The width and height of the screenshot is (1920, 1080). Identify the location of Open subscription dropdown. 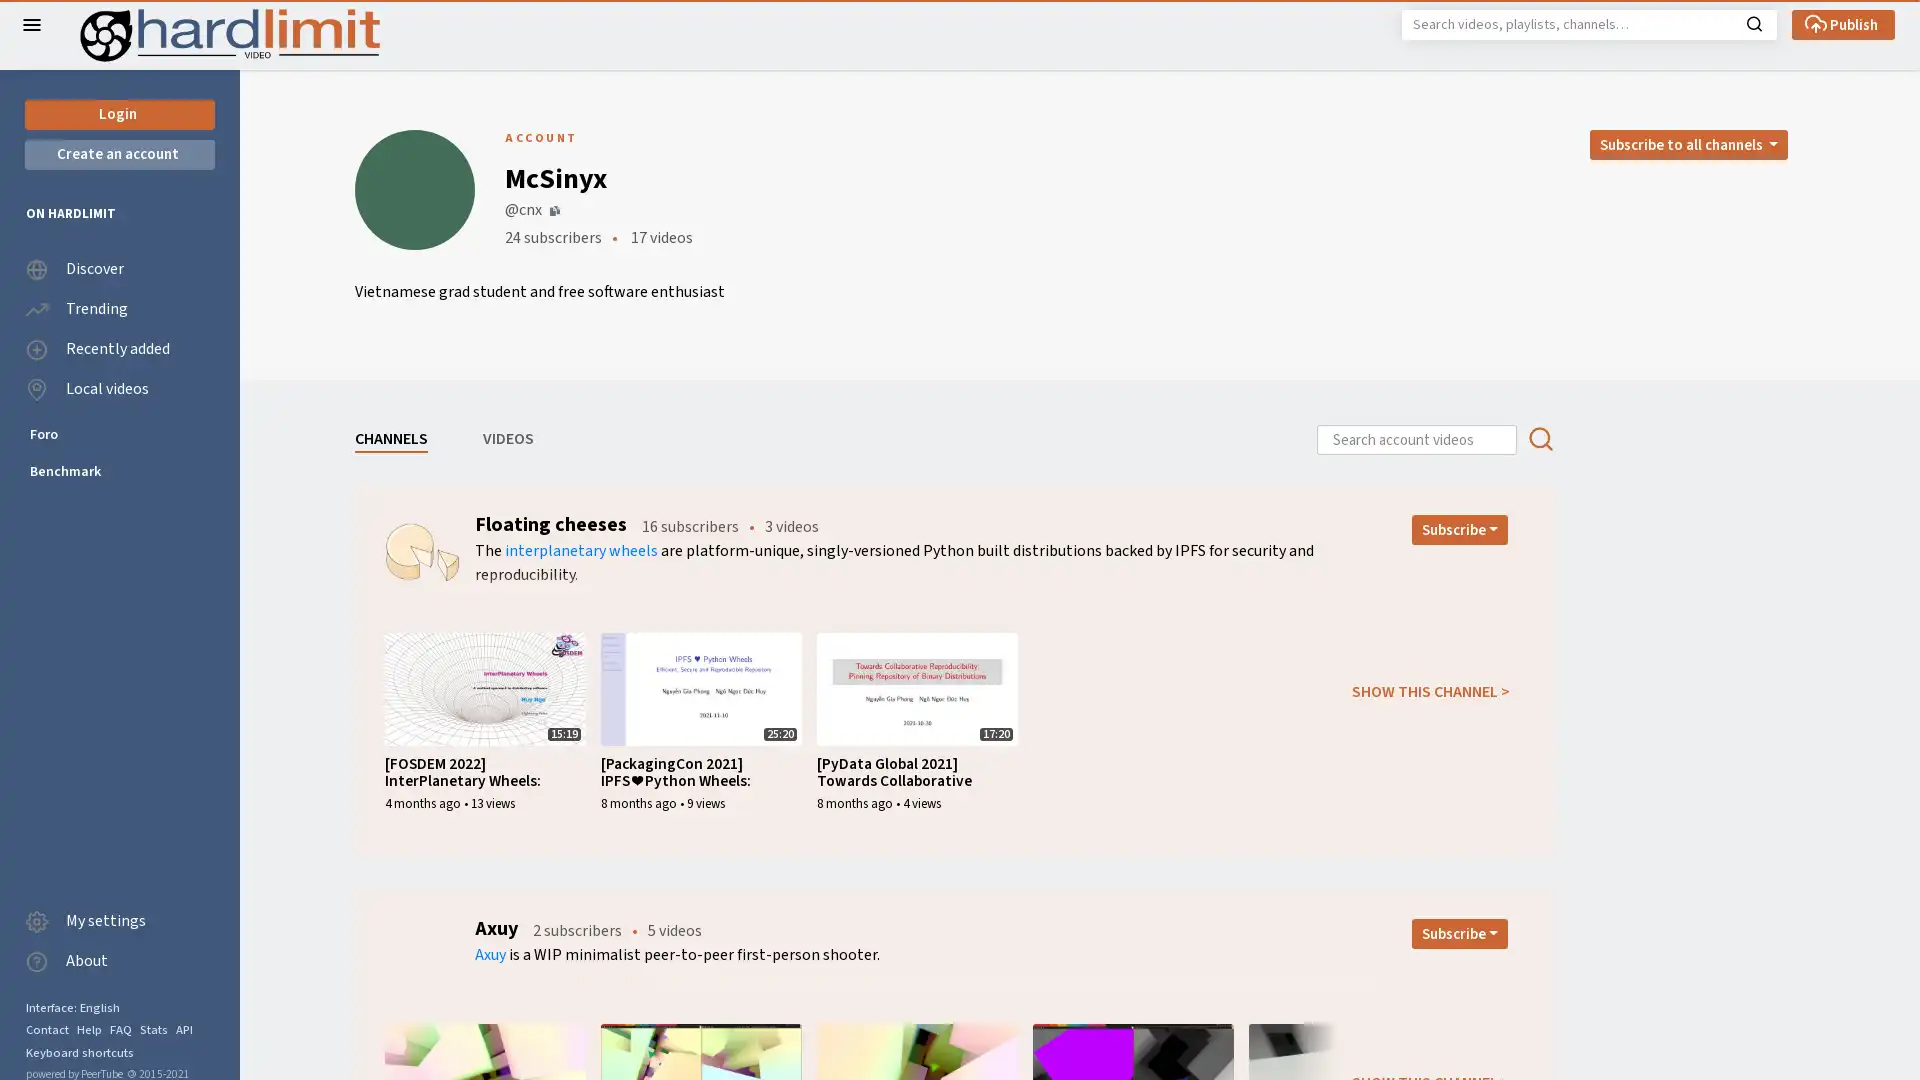
(1687, 144).